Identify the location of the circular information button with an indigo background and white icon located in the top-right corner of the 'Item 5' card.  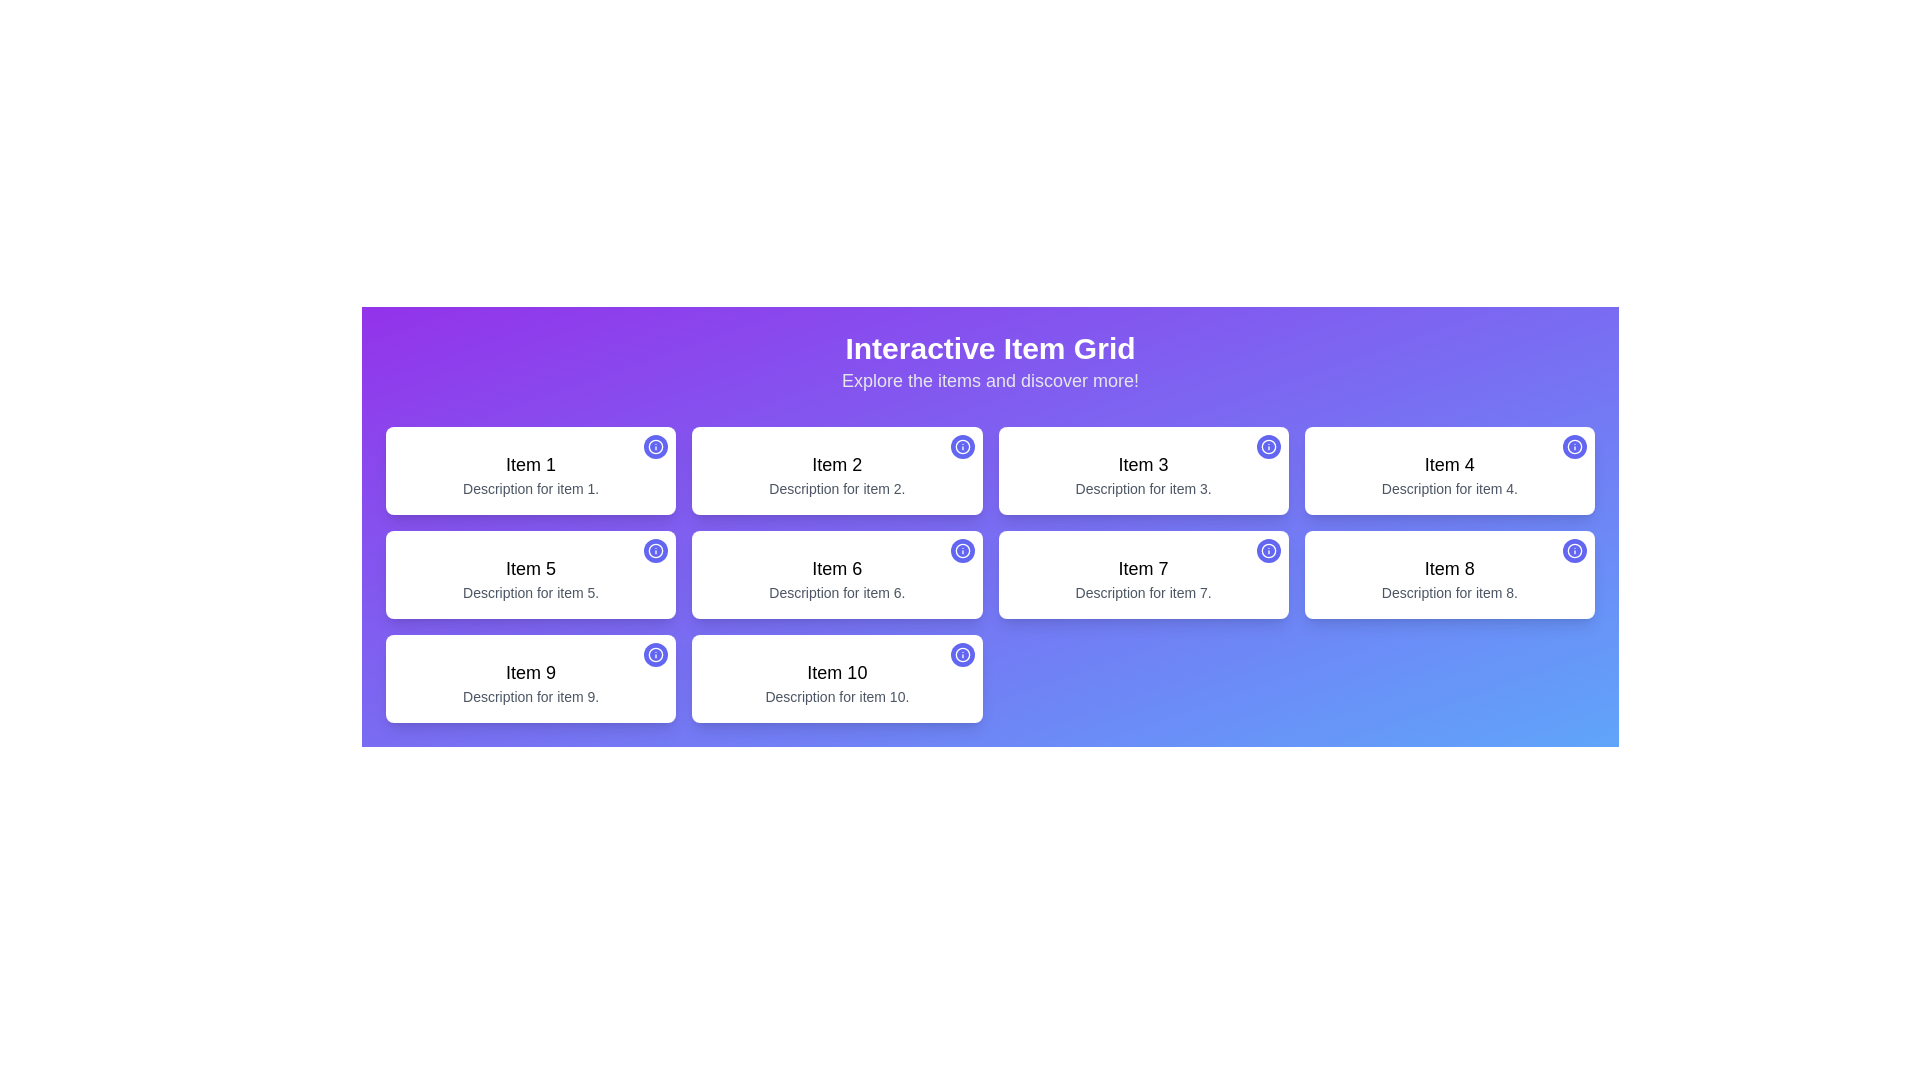
(656, 551).